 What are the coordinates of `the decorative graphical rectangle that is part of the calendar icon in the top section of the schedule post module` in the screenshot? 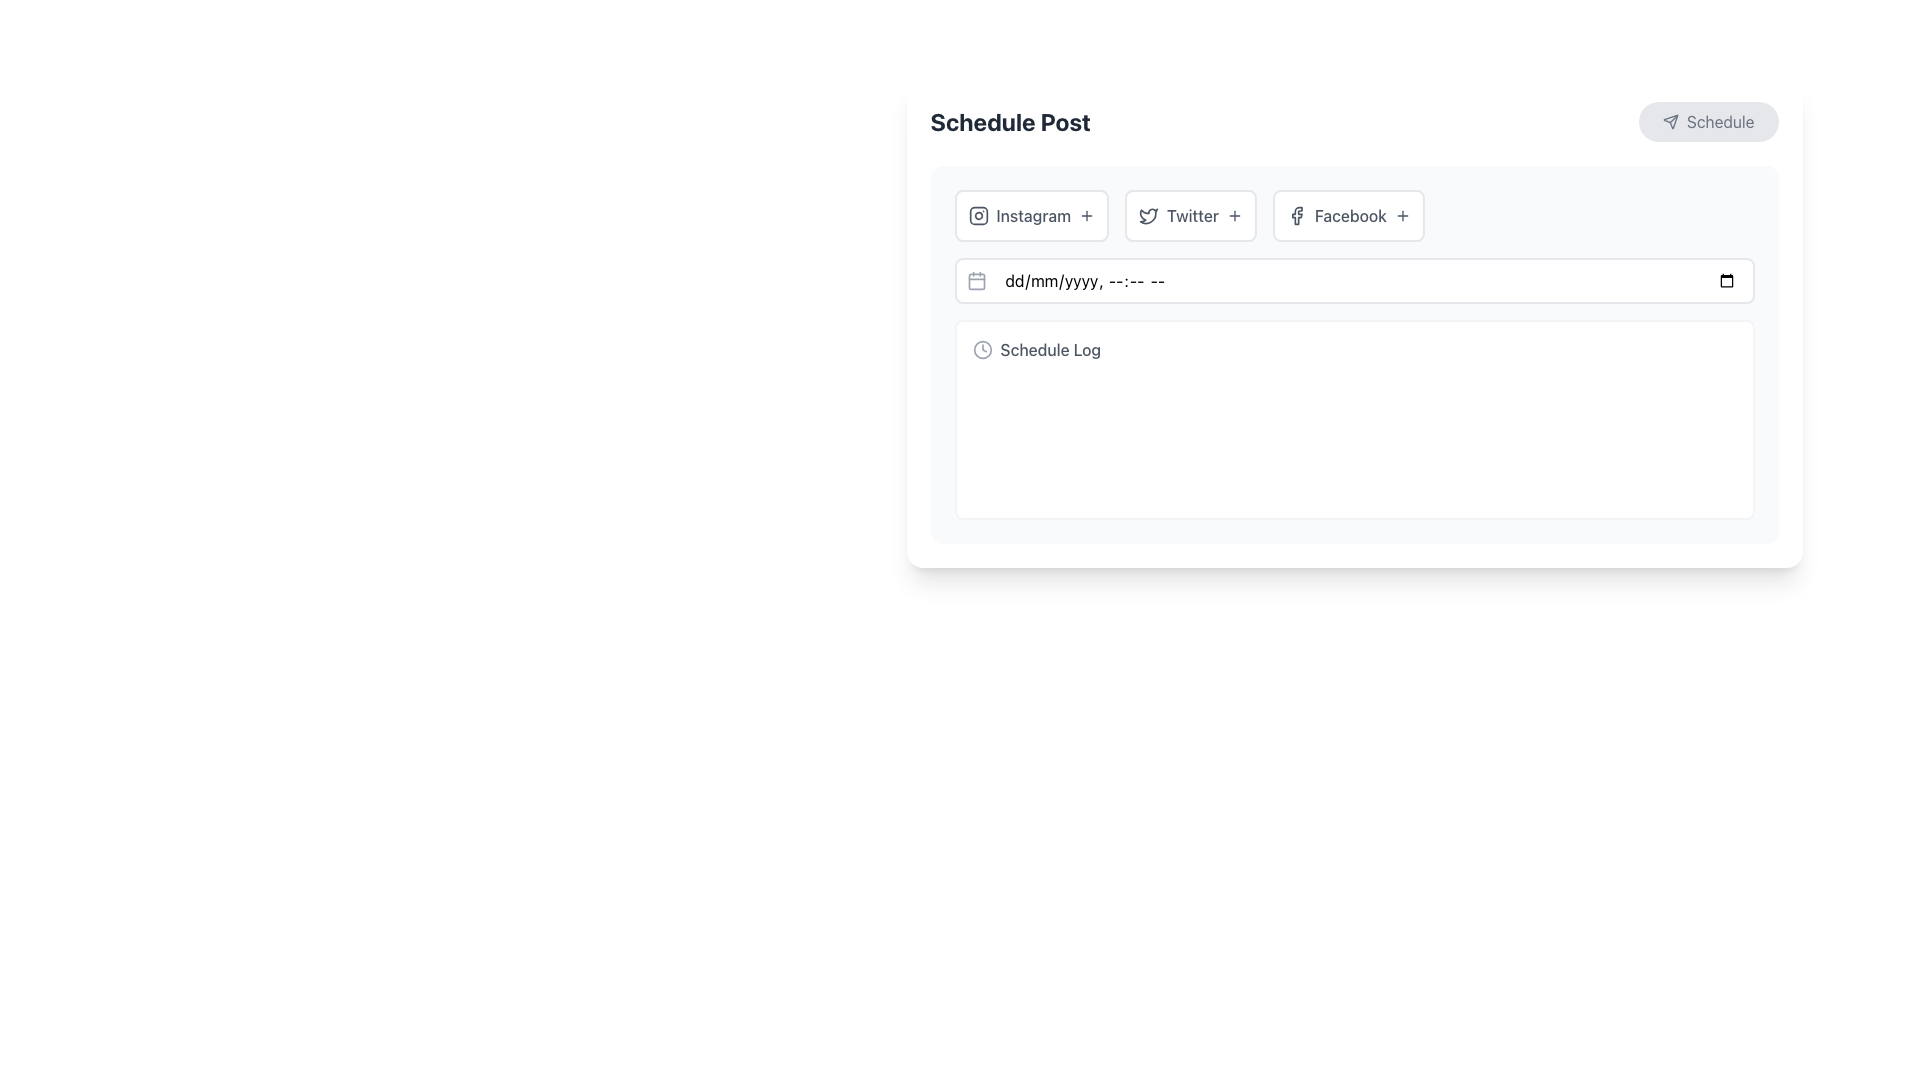 It's located at (976, 281).